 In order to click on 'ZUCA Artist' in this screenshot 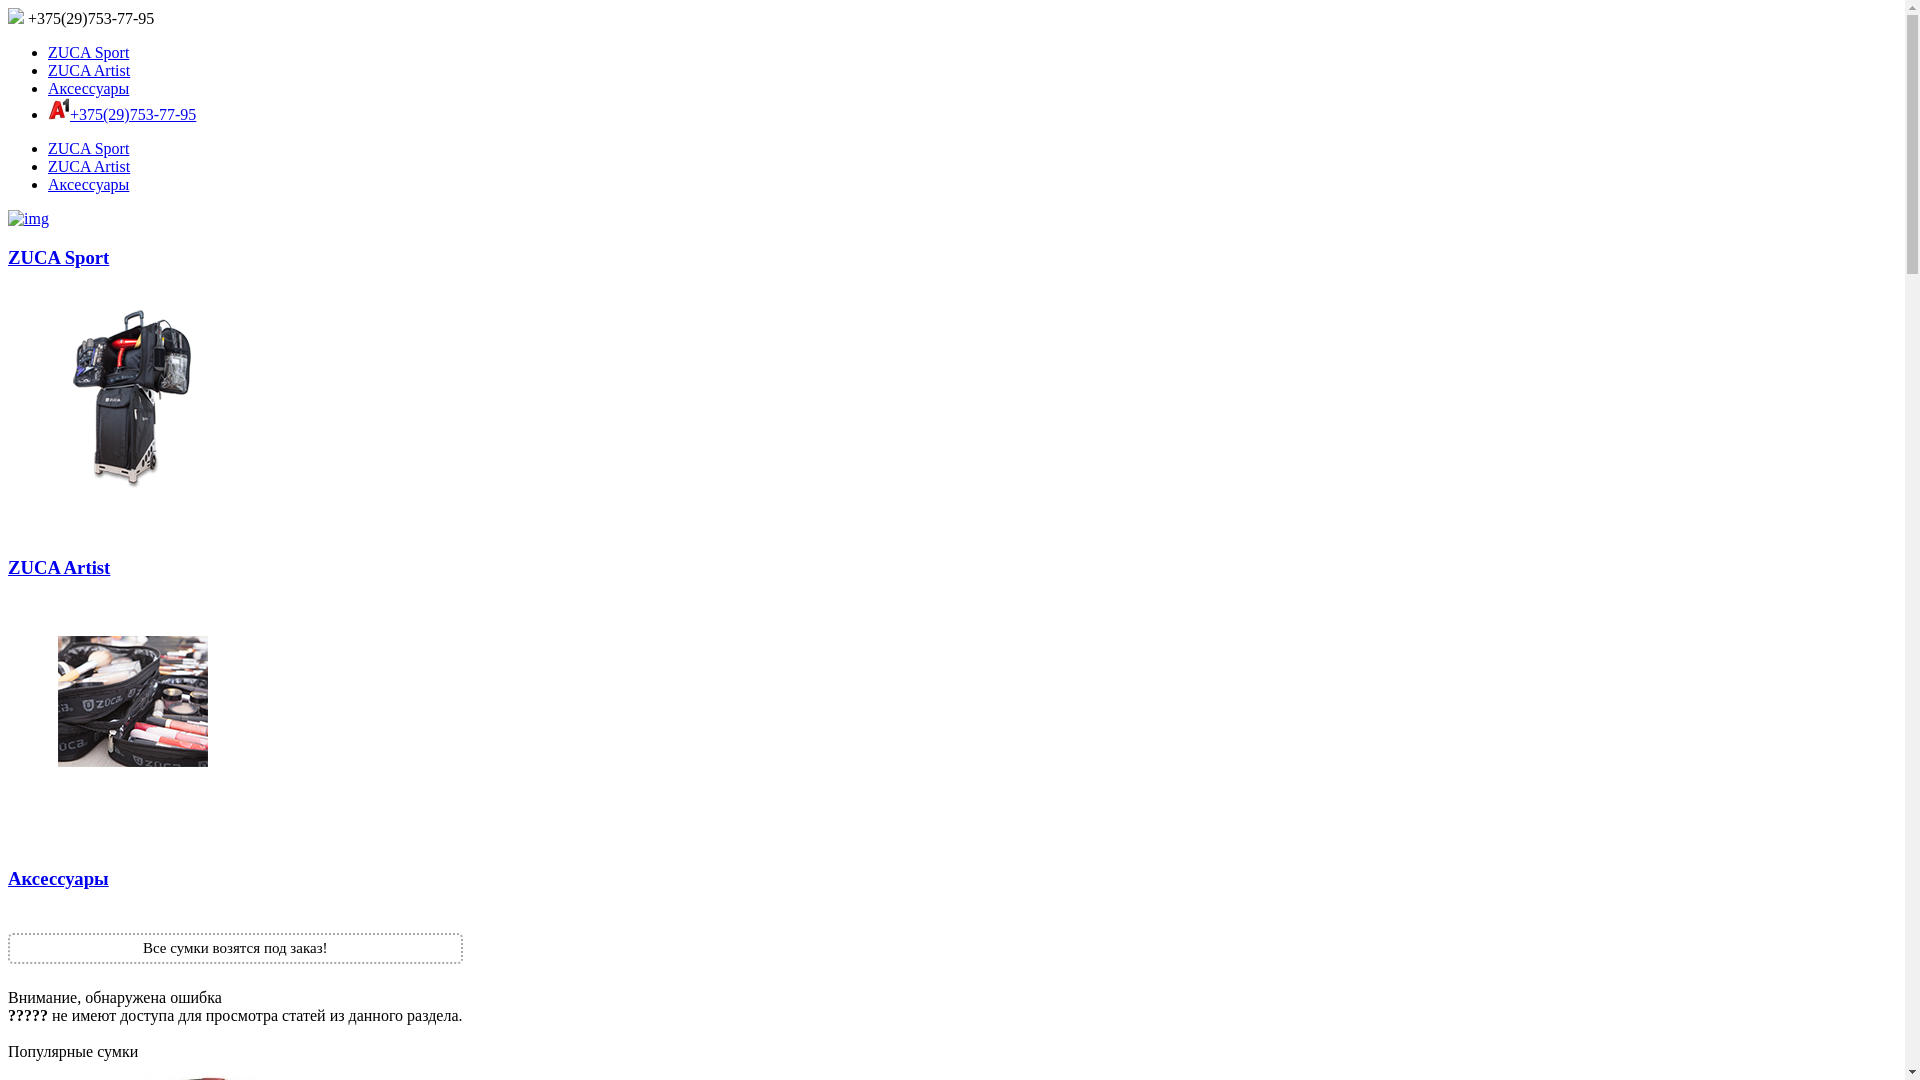, I will do `click(951, 686)`.